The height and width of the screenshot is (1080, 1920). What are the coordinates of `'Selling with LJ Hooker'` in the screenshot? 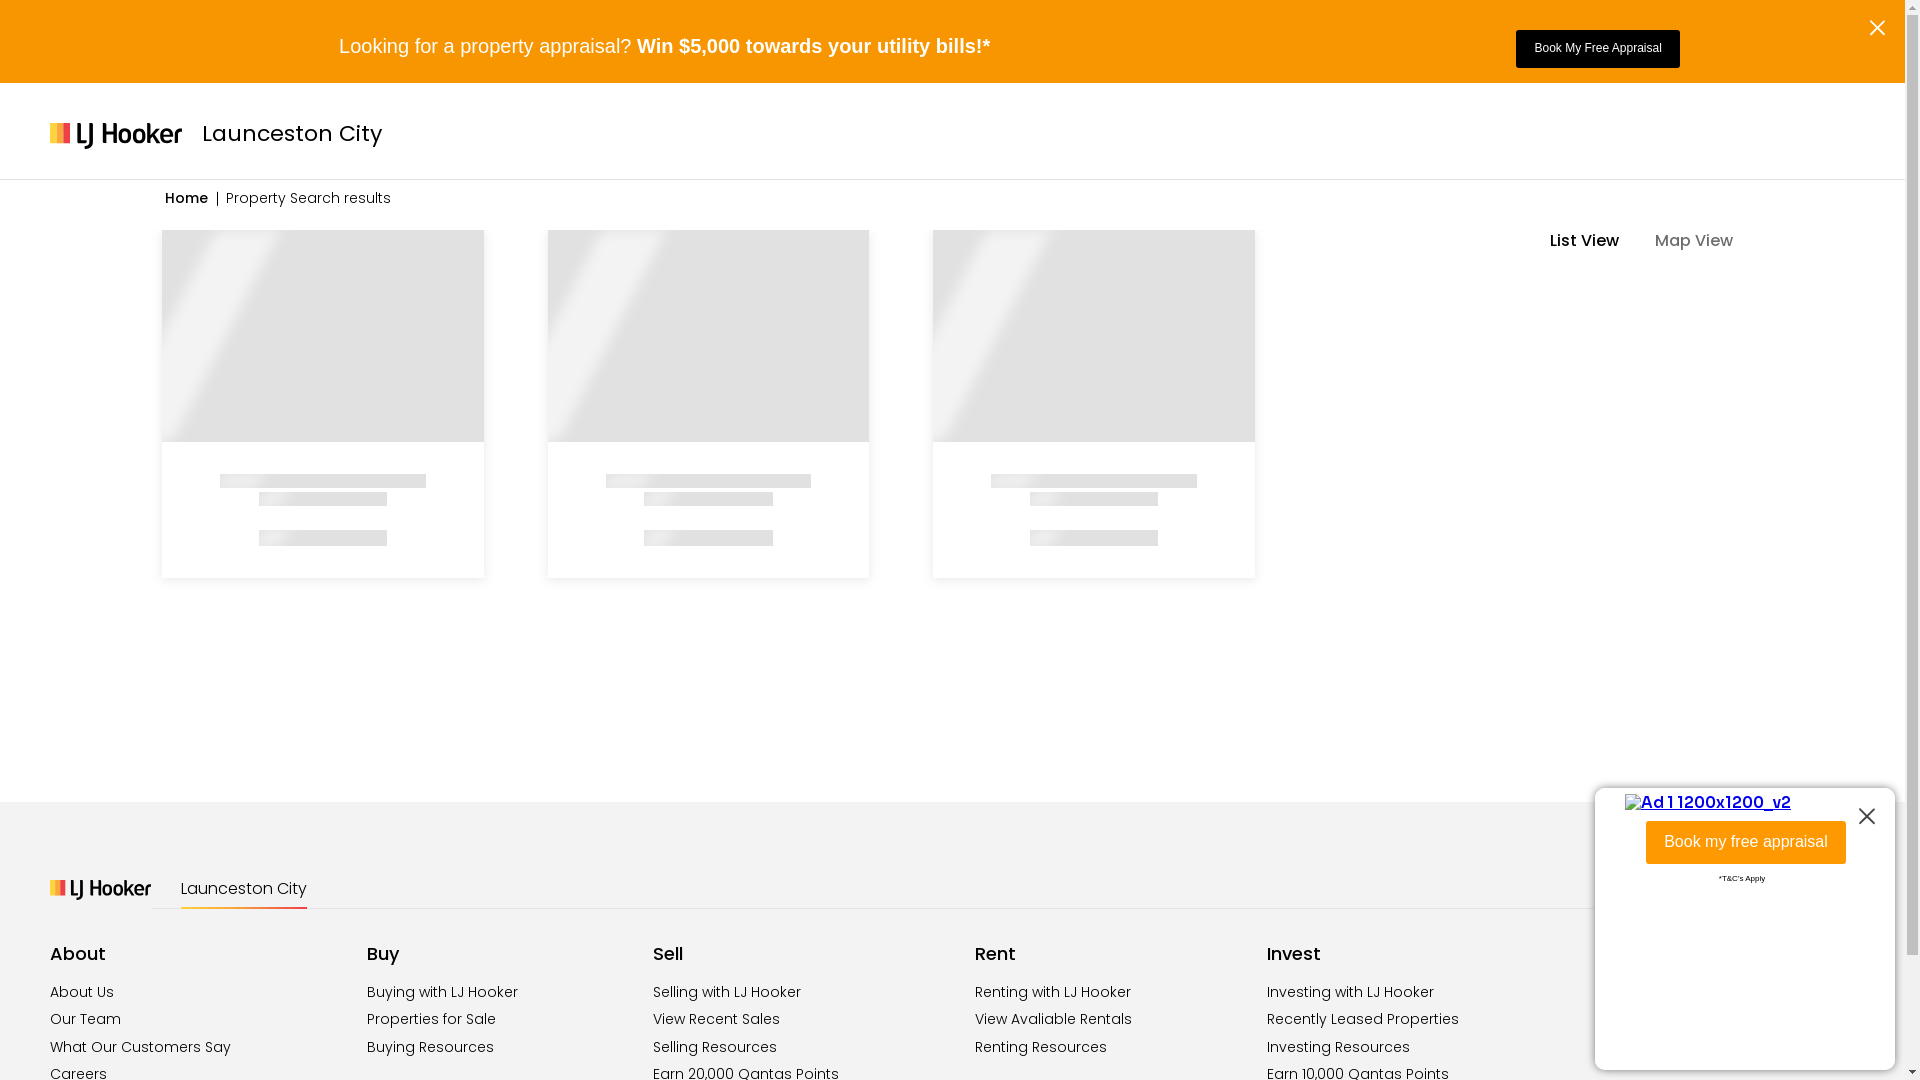 It's located at (652, 991).